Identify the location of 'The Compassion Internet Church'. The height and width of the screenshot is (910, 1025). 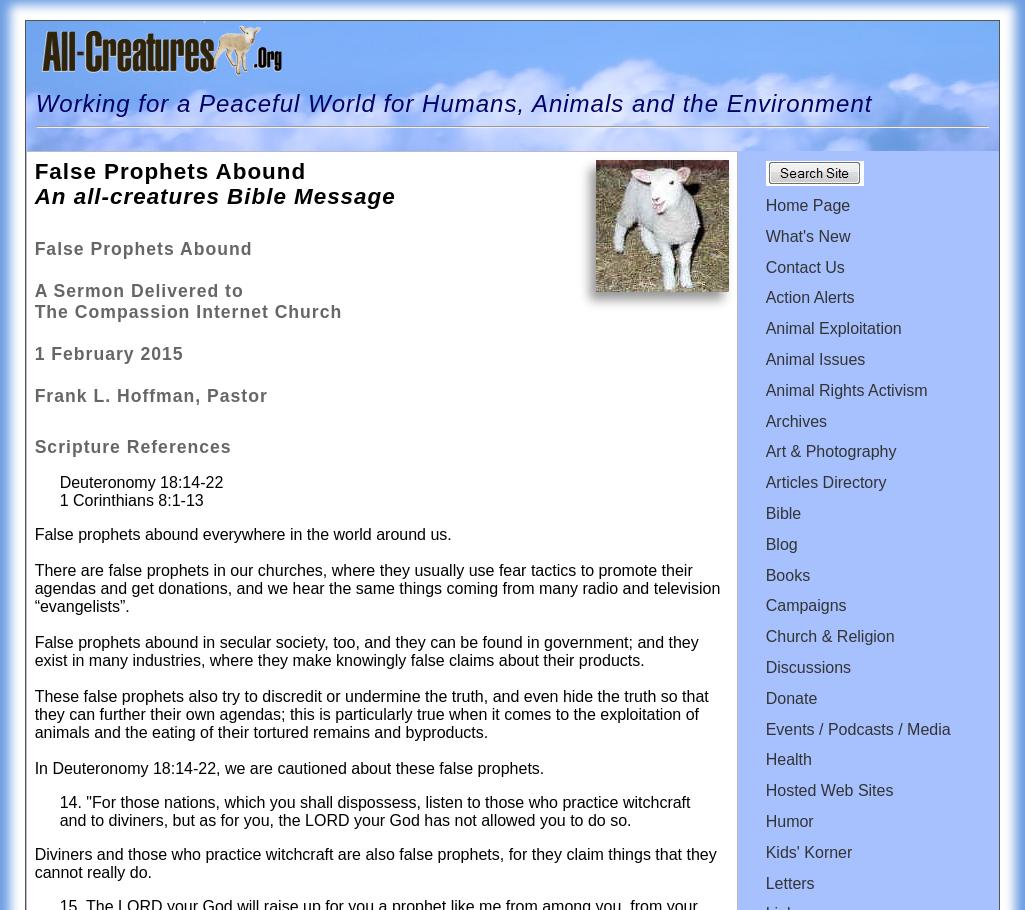
(187, 312).